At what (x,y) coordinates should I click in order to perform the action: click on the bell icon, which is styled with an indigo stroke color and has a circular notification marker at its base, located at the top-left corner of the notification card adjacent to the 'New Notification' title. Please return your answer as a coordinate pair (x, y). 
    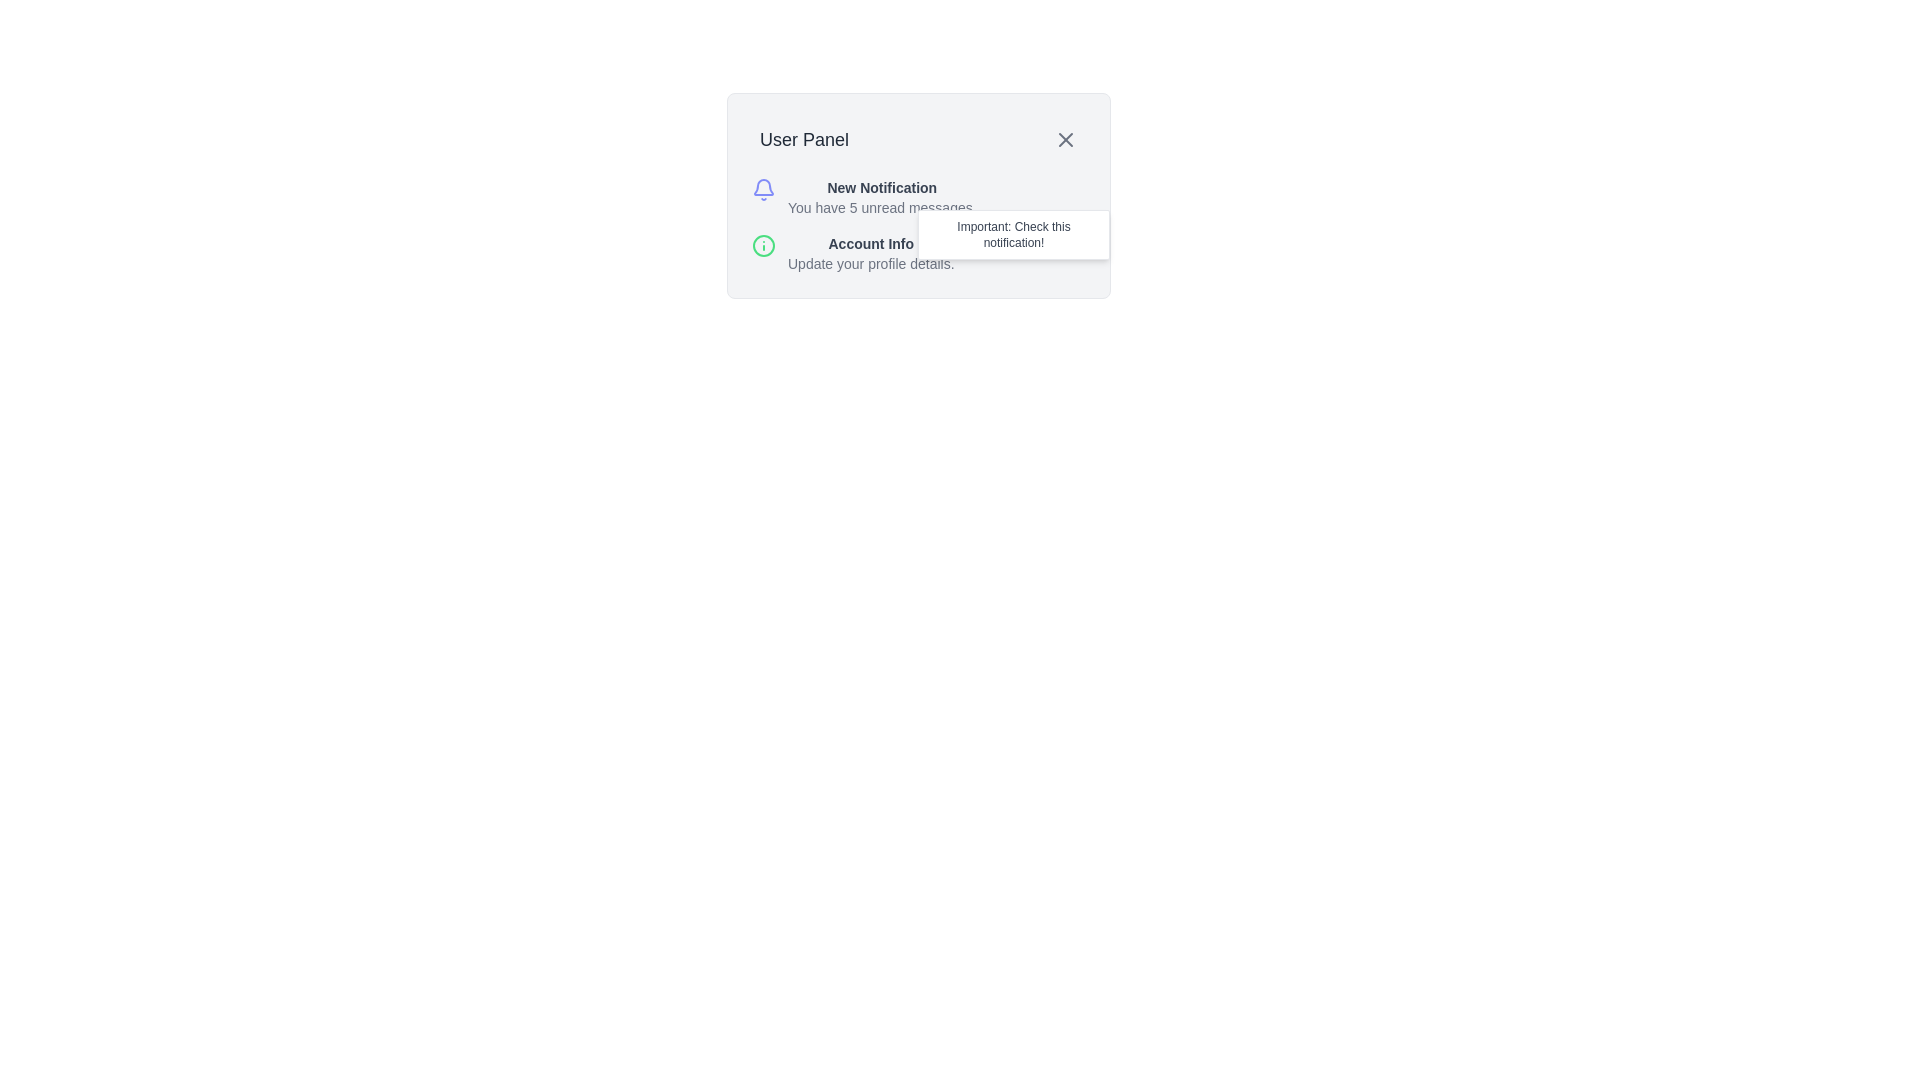
    Looking at the image, I should click on (762, 189).